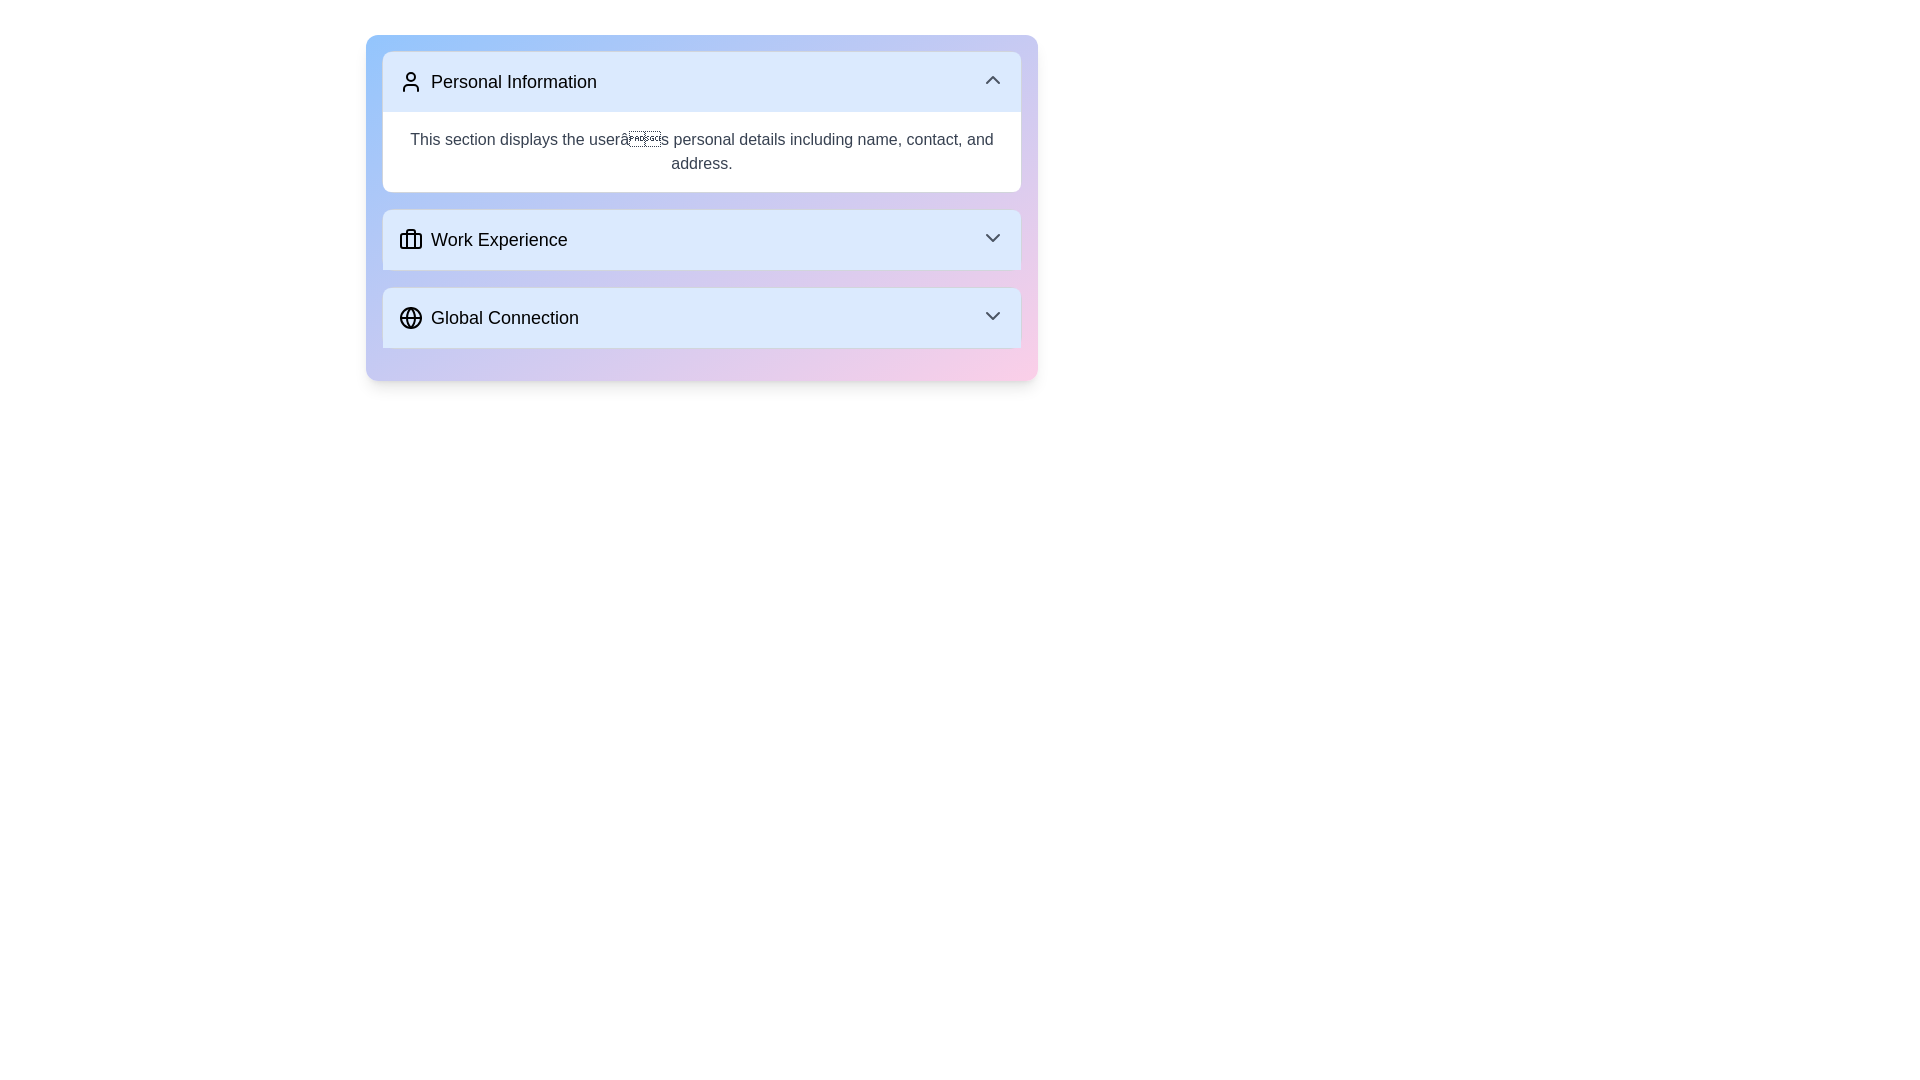 Image resolution: width=1920 pixels, height=1080 pixels. I want to click on the left vertical side of the briefcase icon in the 'Work Experience' section, which is styled with a stroke and outlines the side structure of the icon, so click(410, 238).